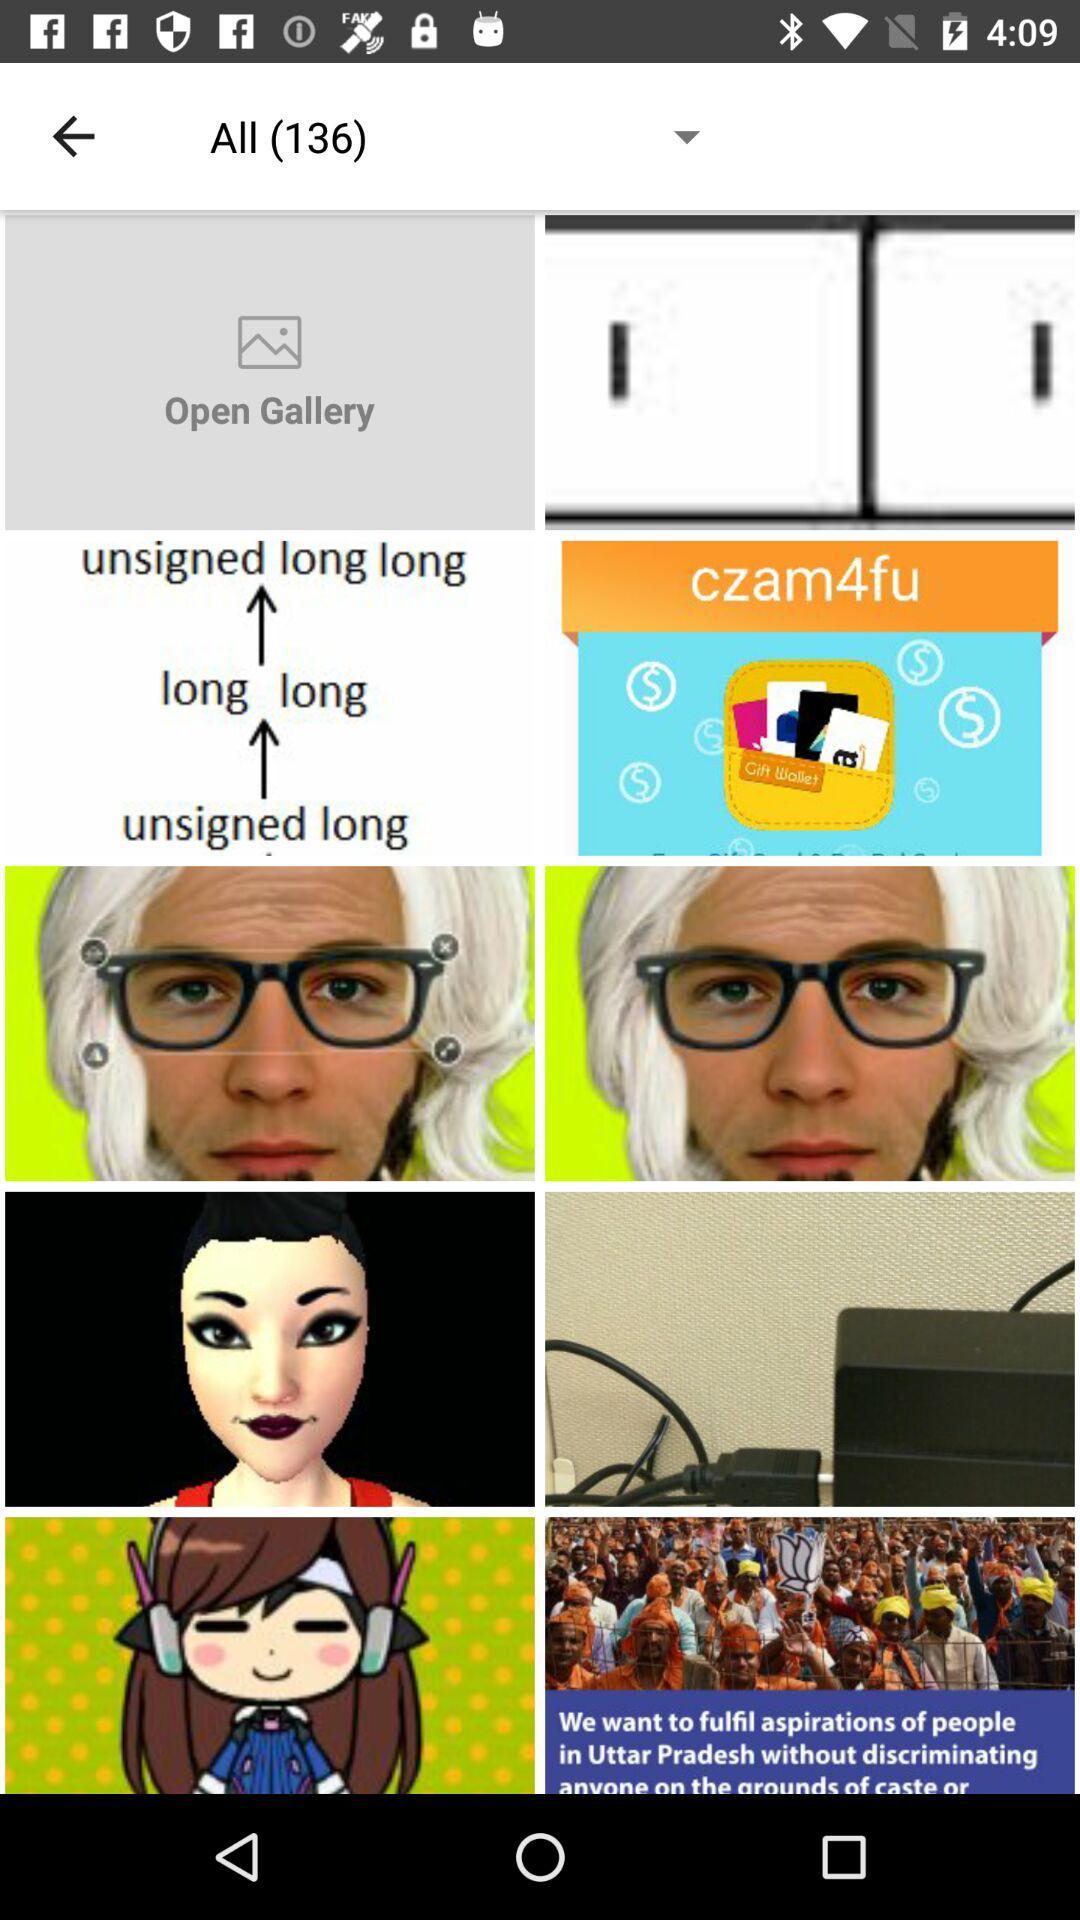  Describe the element at coordinates (810, 1655) in the screenshot. I see `enlarge photo` at that location.